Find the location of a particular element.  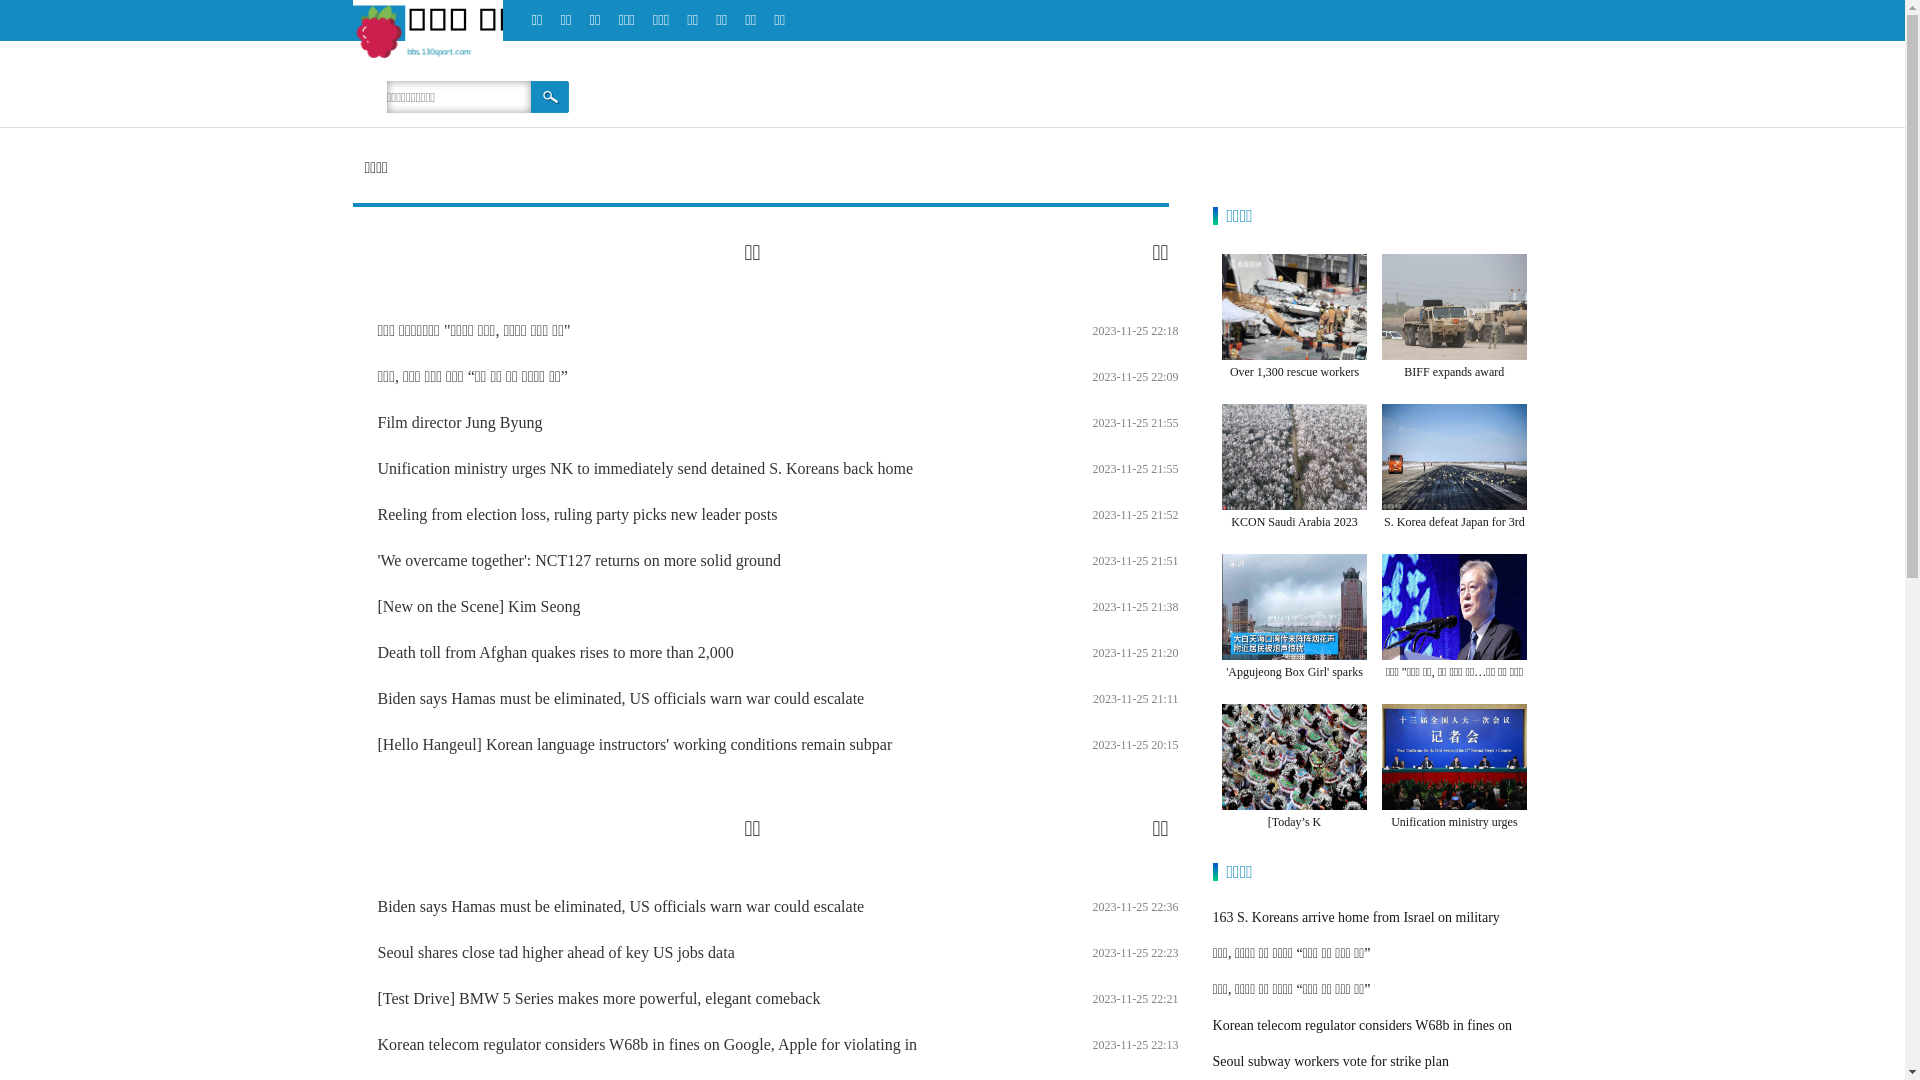

'Film director Jung Byung' is located at coordinates (378, 421).